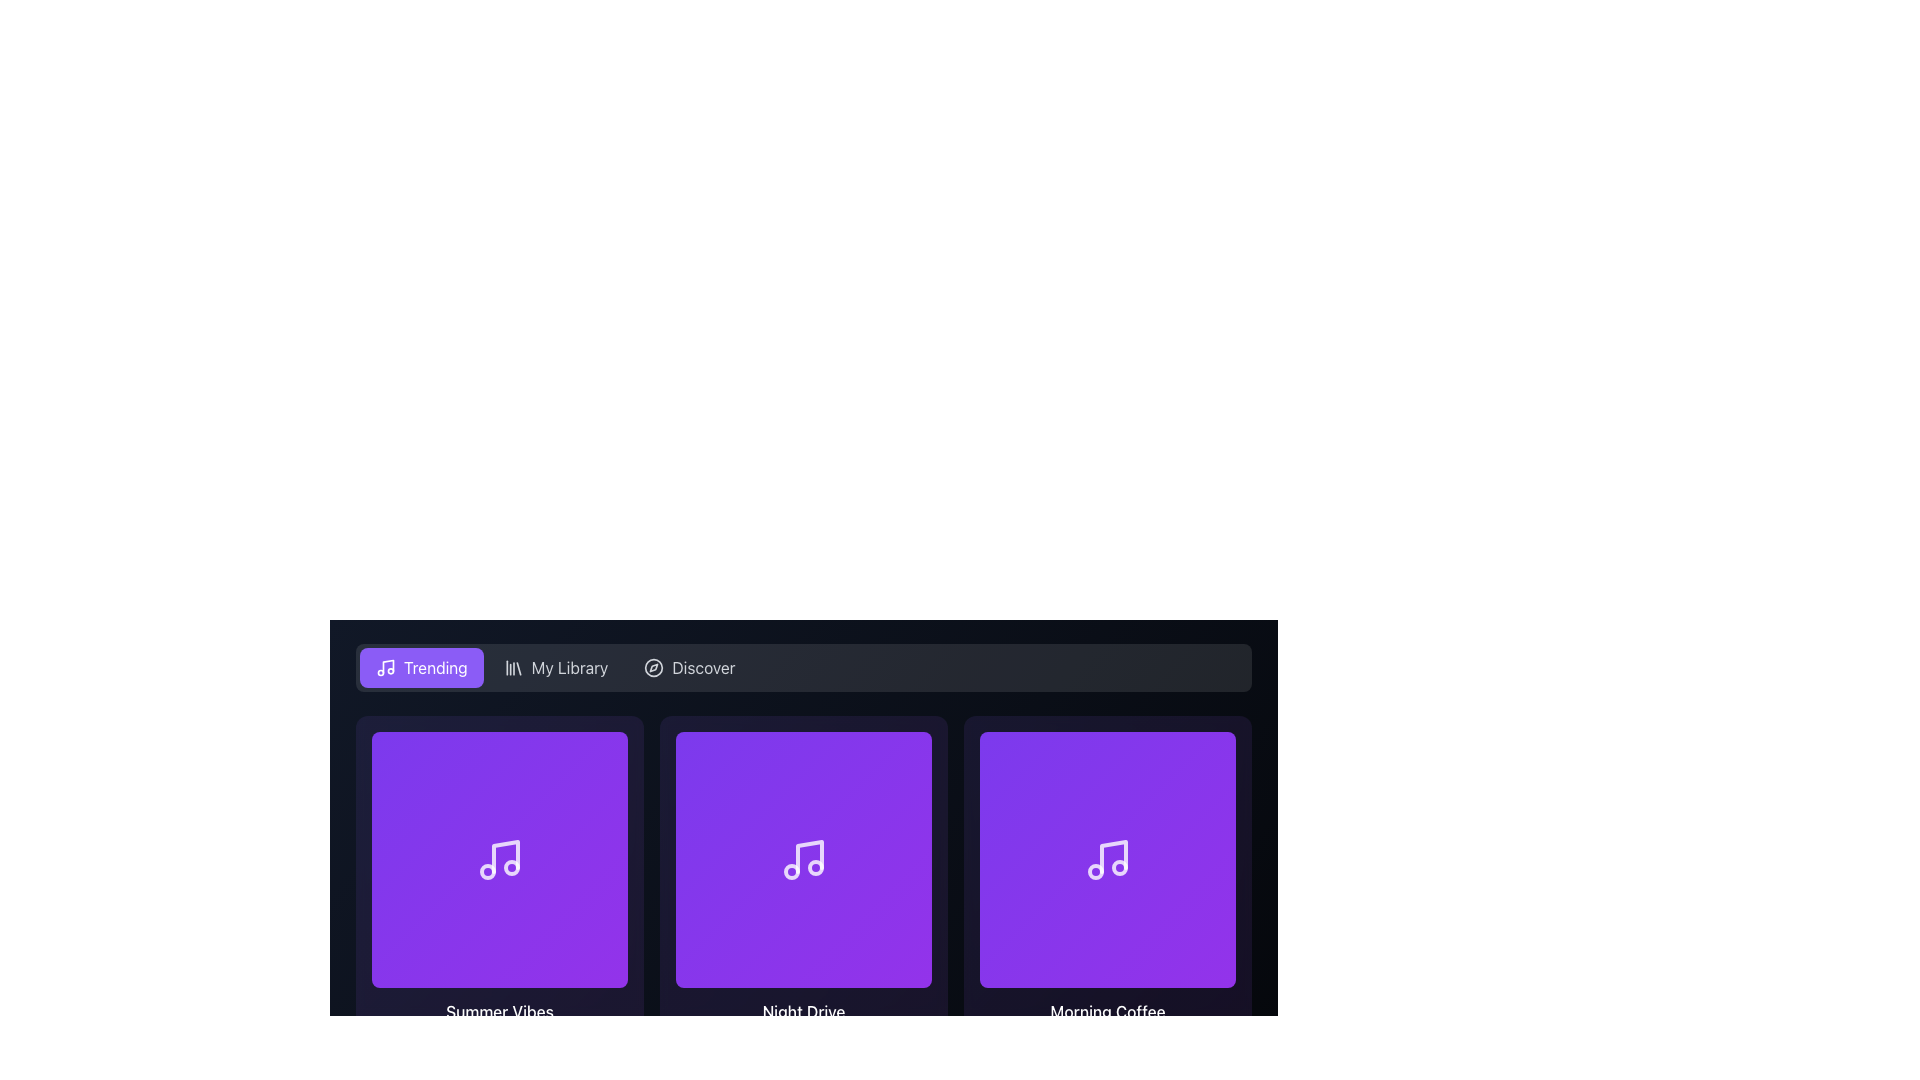 The height and width of the screenshot is (1080, 1920). I want to click on the music or audio icon located at the center of the square card under the 'Morning Coffee' label, so click(1107, 859).